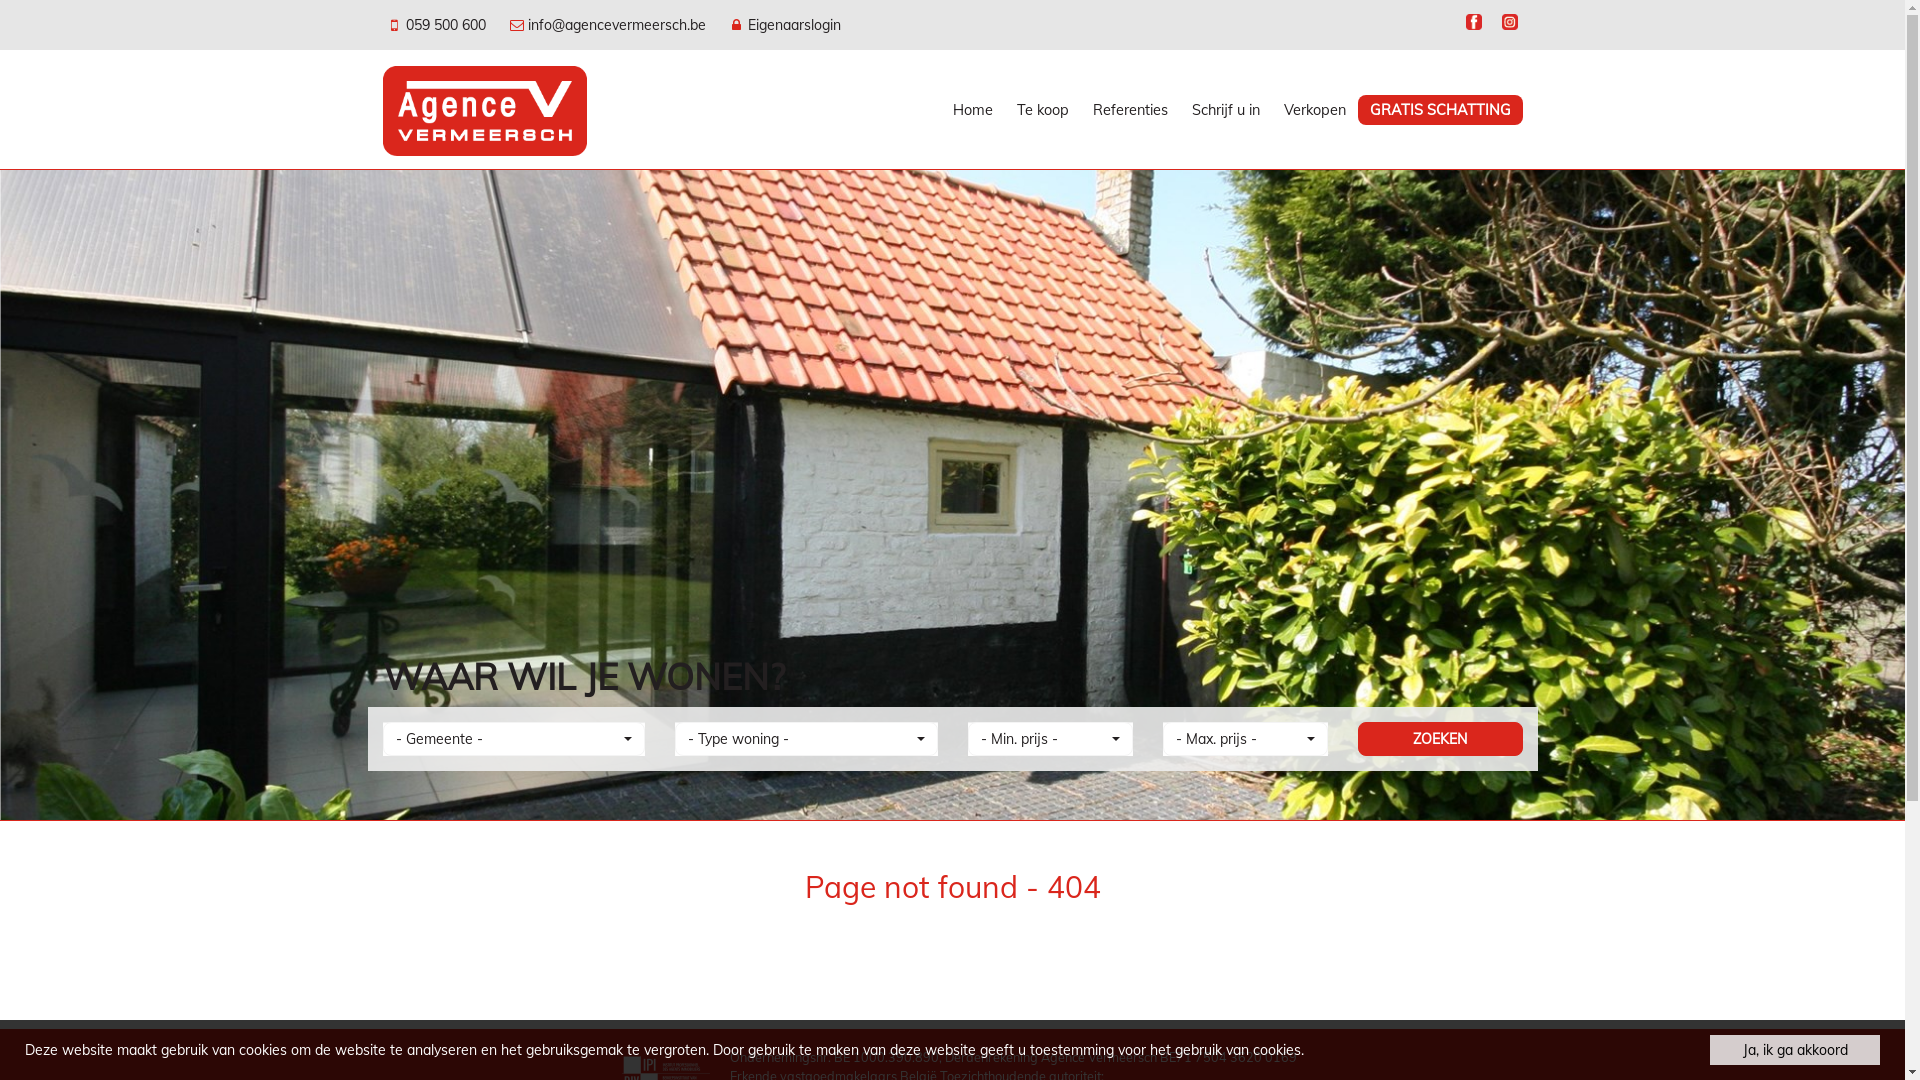 The image size is (1920, 1080). What do you see at coordinates (1315, 110) in the screenshot?
I see `'Verkopen'` at bounding box center [1315, 110].